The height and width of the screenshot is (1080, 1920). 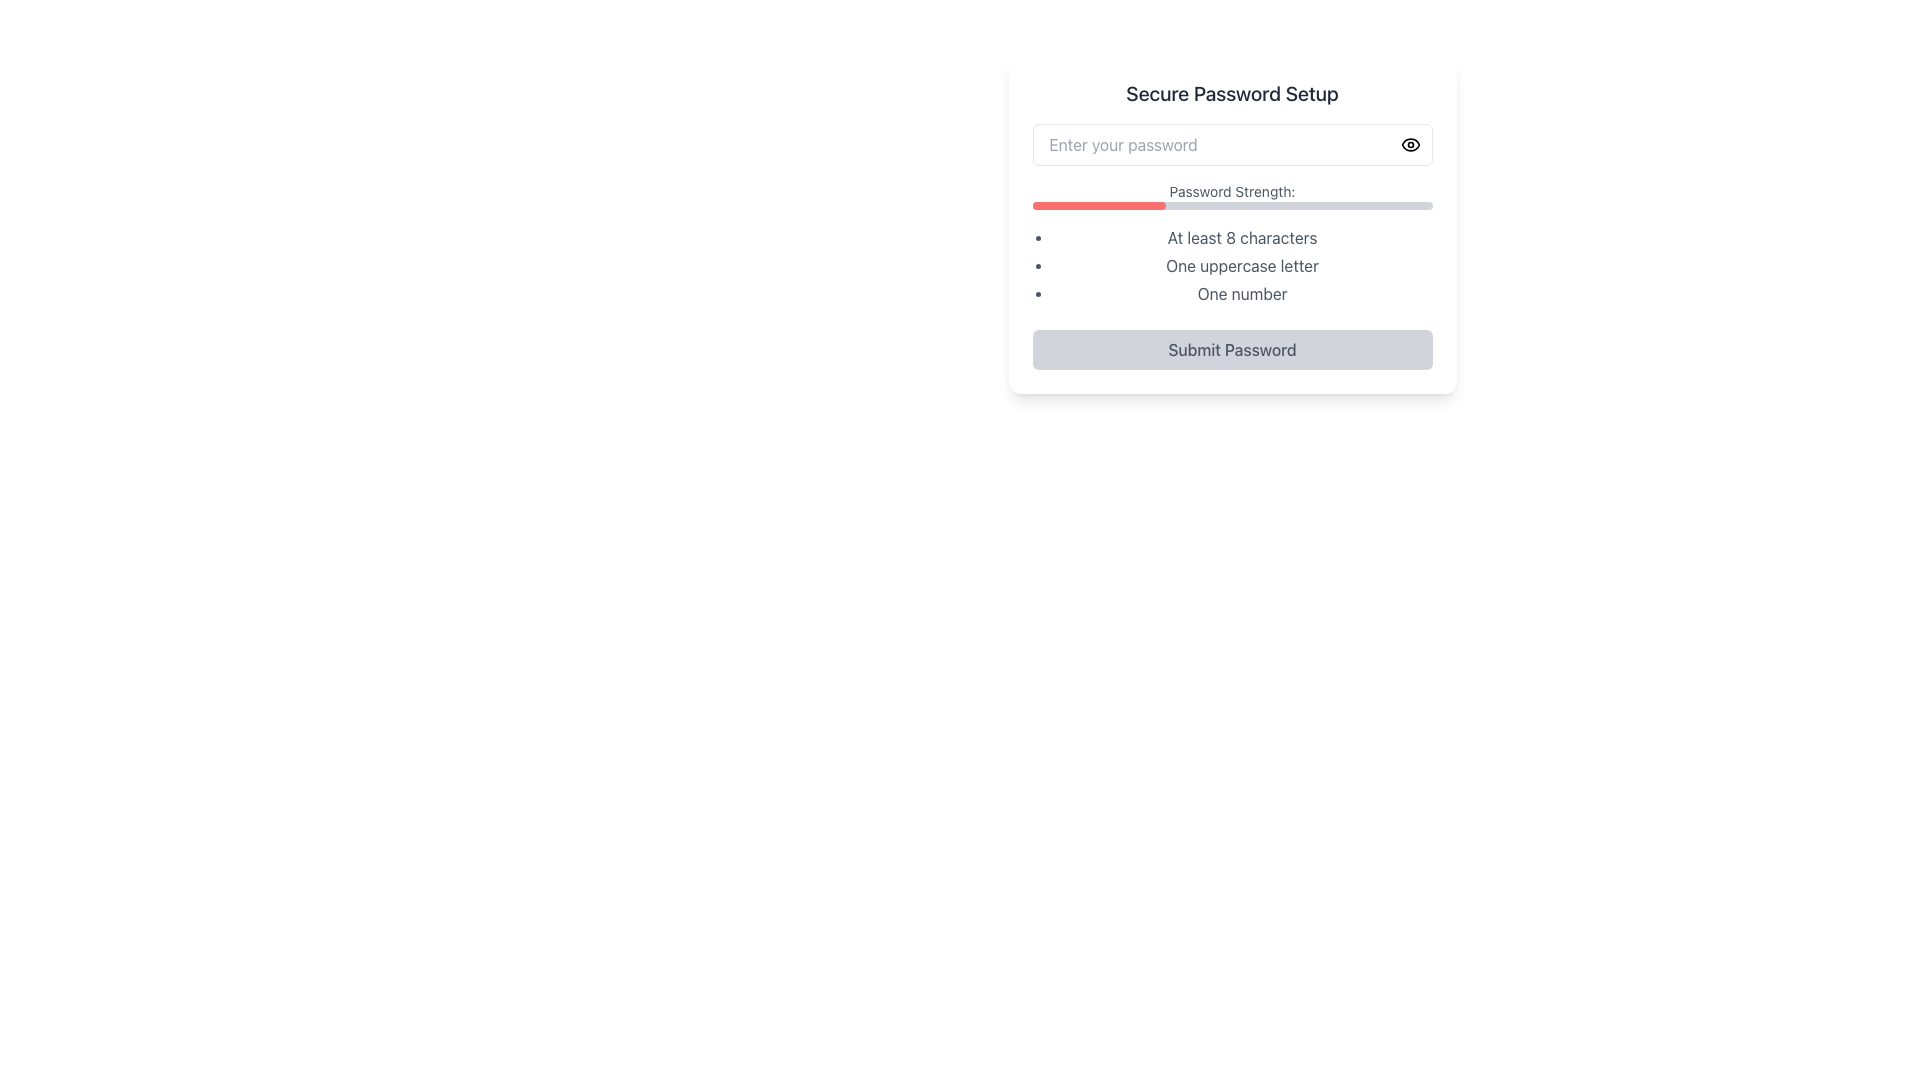 What do you see at coordinates (1231, 192) in the screenshot?
I see `the text label that reads 'Password Strength:' displayed in a small-sized gray font, located in the middle of the password setup form, directly below the password input field and above the progress bar` at bounding box center [1231, 192].